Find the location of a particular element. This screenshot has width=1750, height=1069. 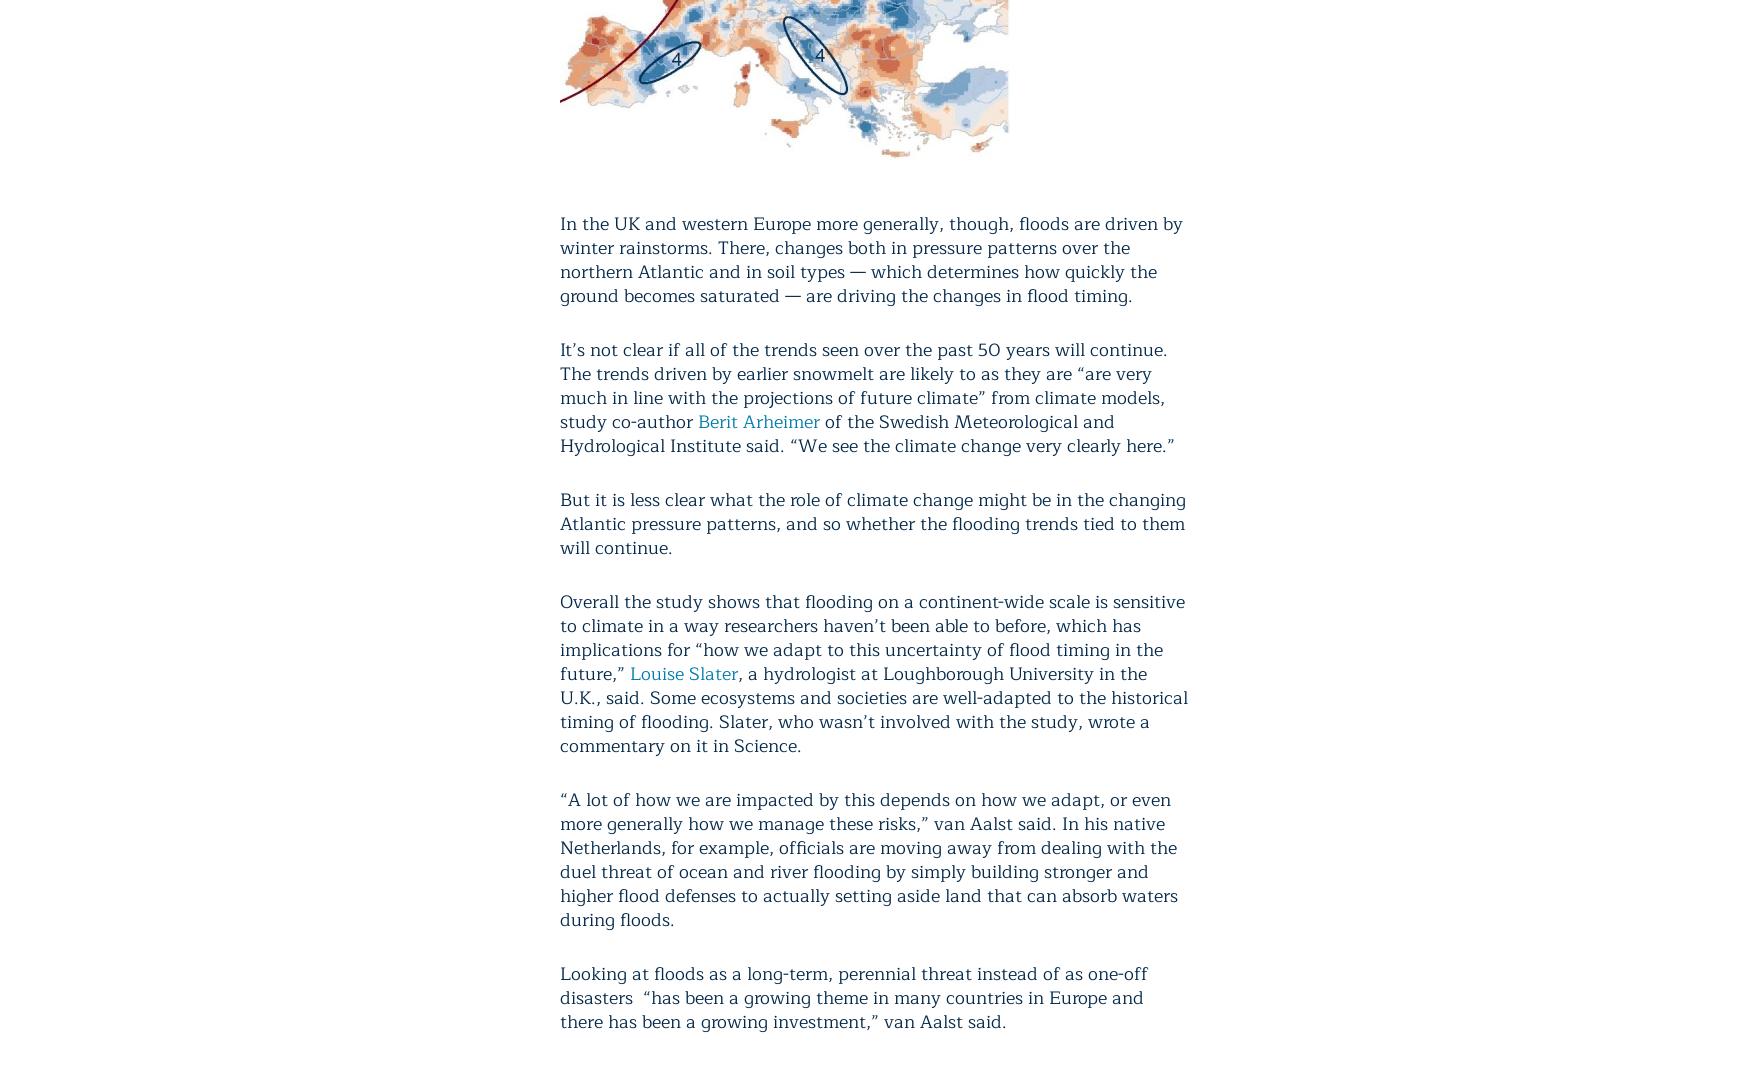

'It’s not clear if all of the trends seen over the past 50 years will continue. The trends driven by earlier snowmelt are likely to as they are “are very much in line with the projections of future climate” from climate models, study co-author' is located at coordinates (863, 384).